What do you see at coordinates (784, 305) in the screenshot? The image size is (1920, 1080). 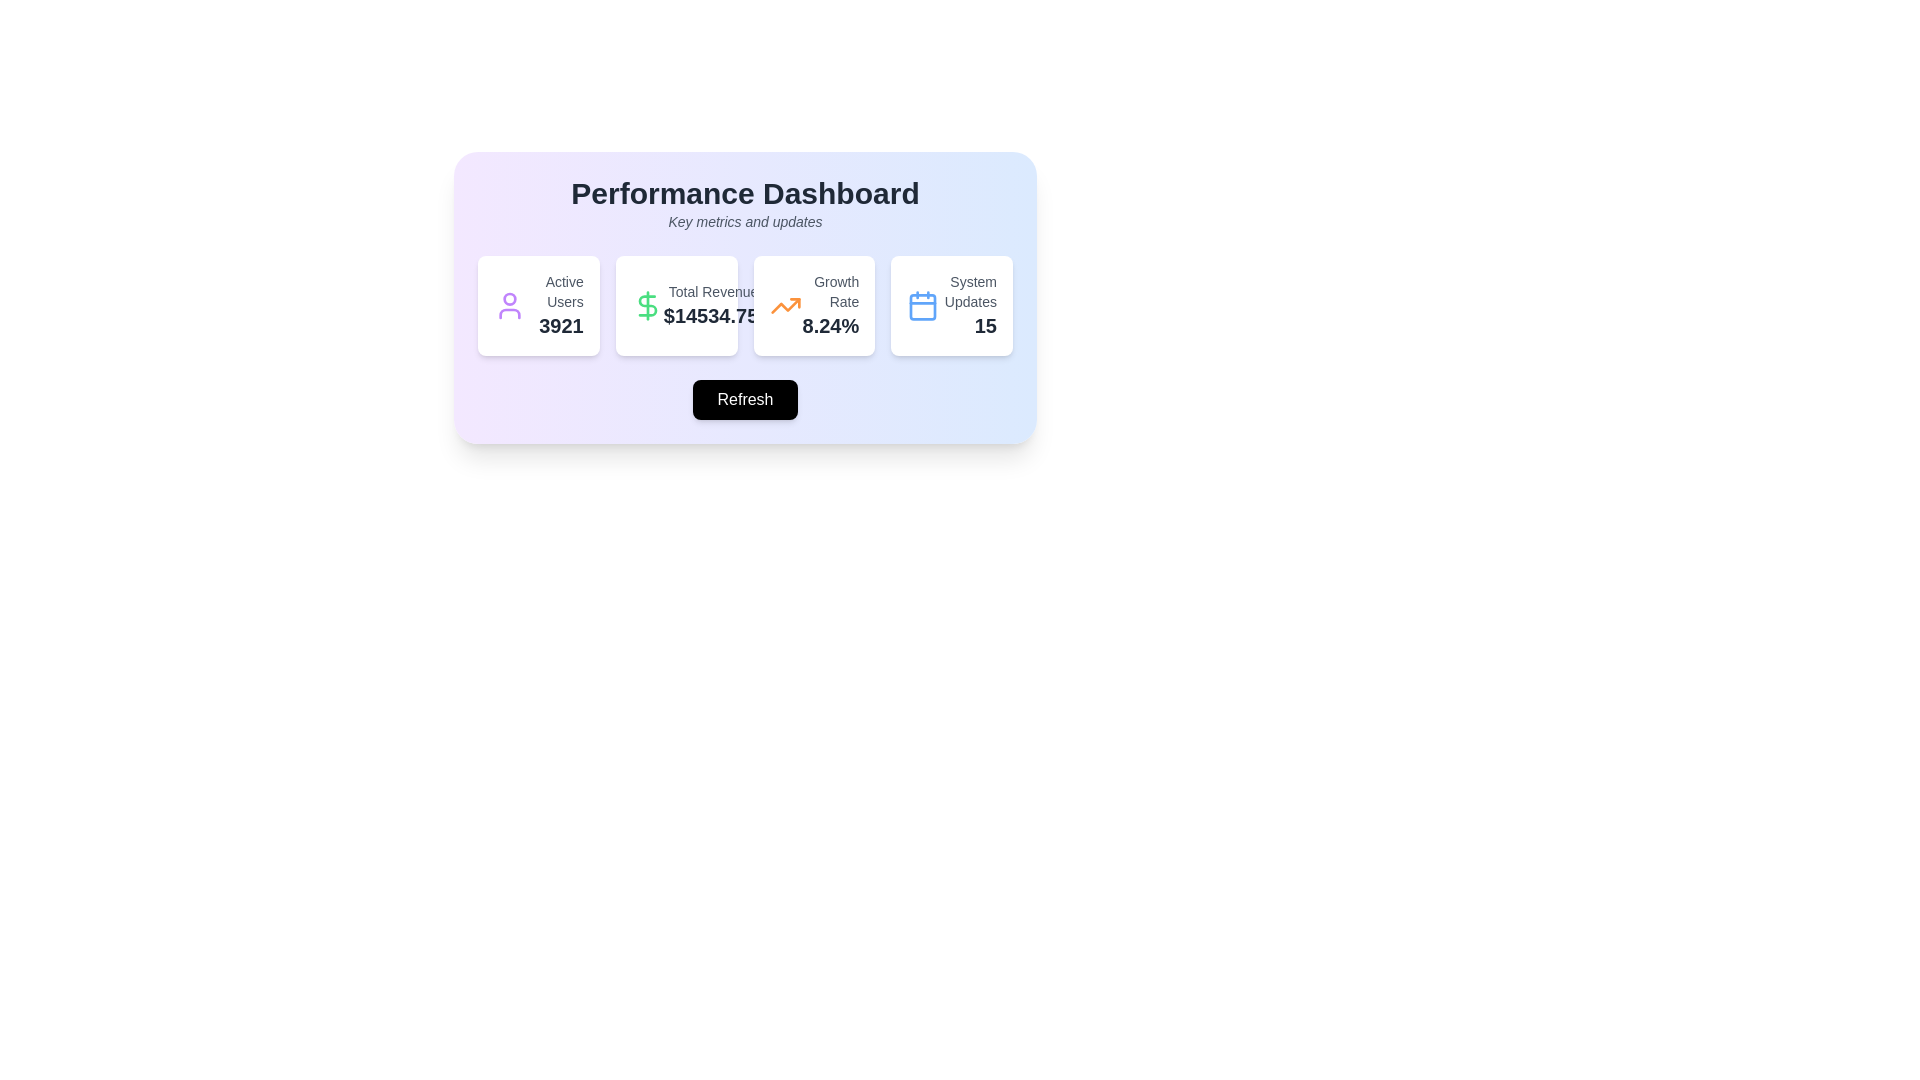 I see `the upward trending orange arrow graph icon located in the 'Growth Rate' summary card, positioned above the '8.24%' text` at bounding box center [784, 305].